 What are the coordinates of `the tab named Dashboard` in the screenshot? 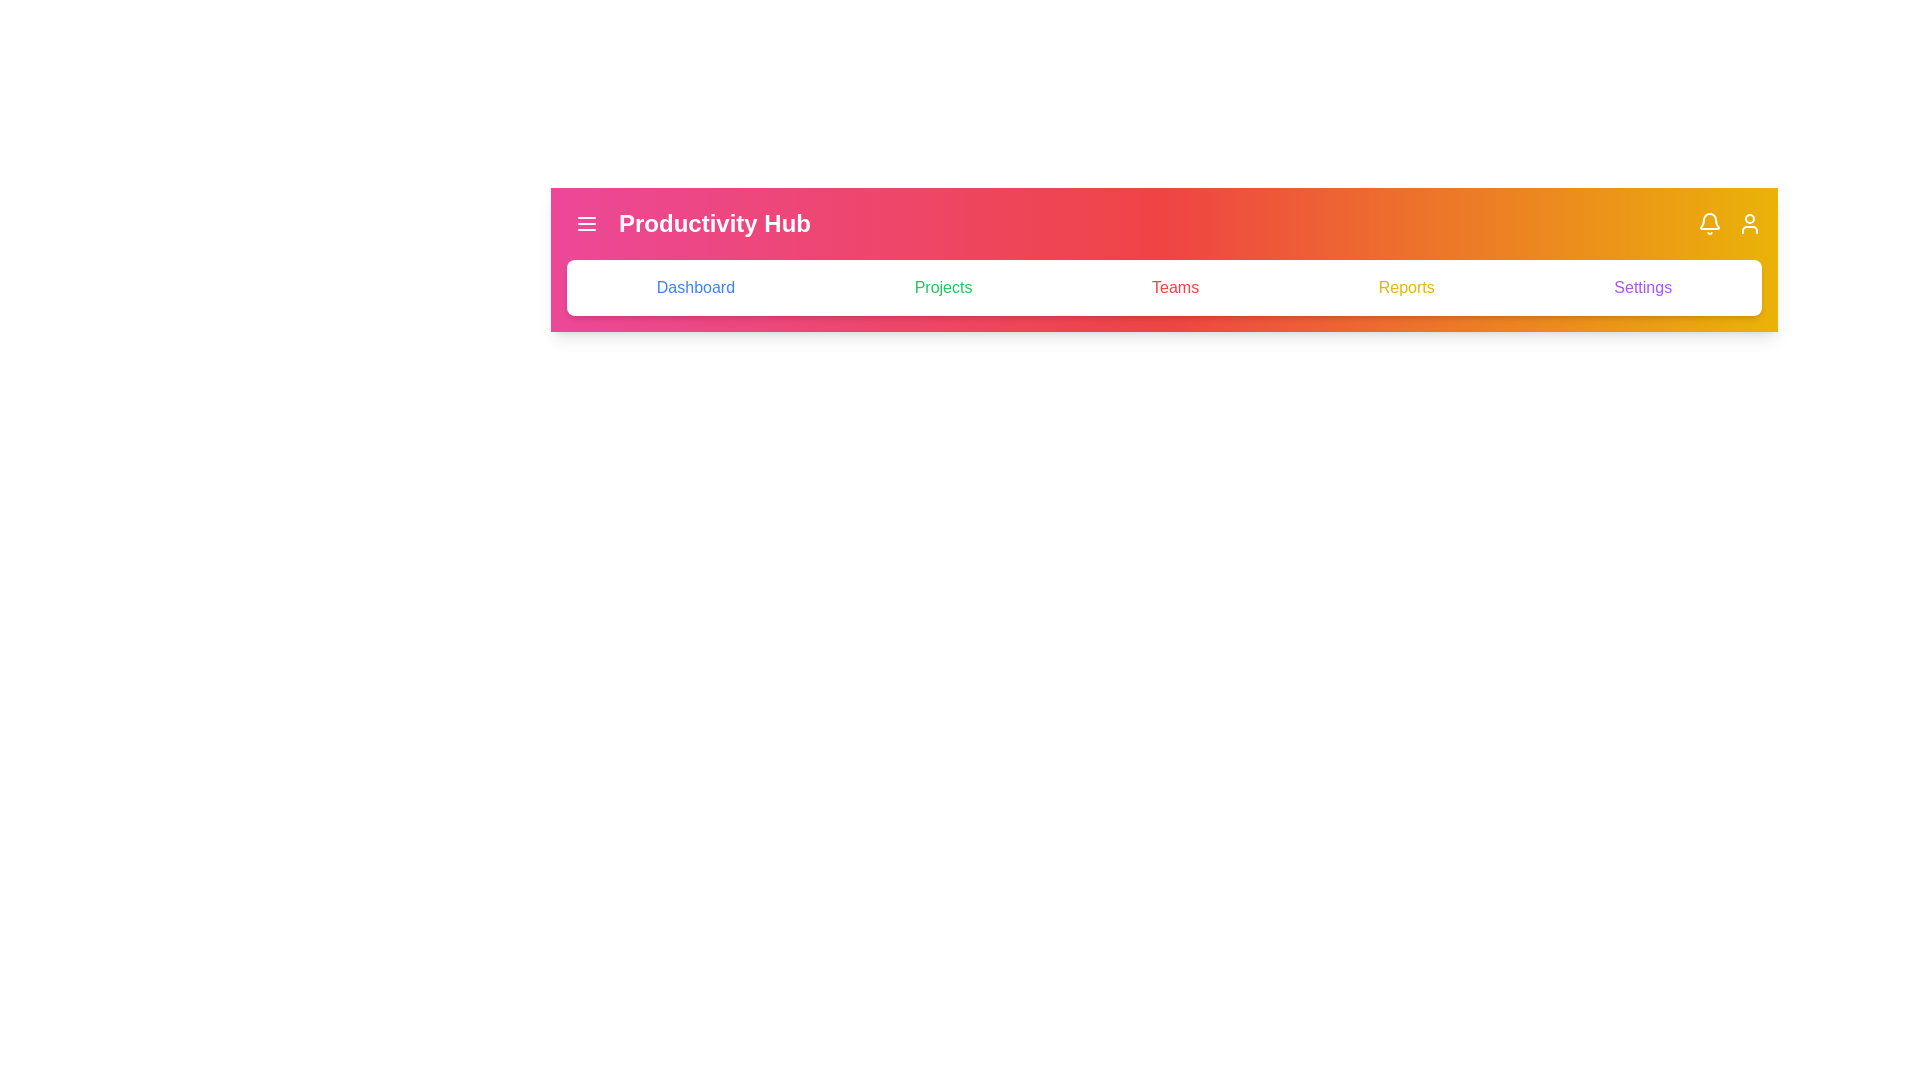 It's located at (696, 288).